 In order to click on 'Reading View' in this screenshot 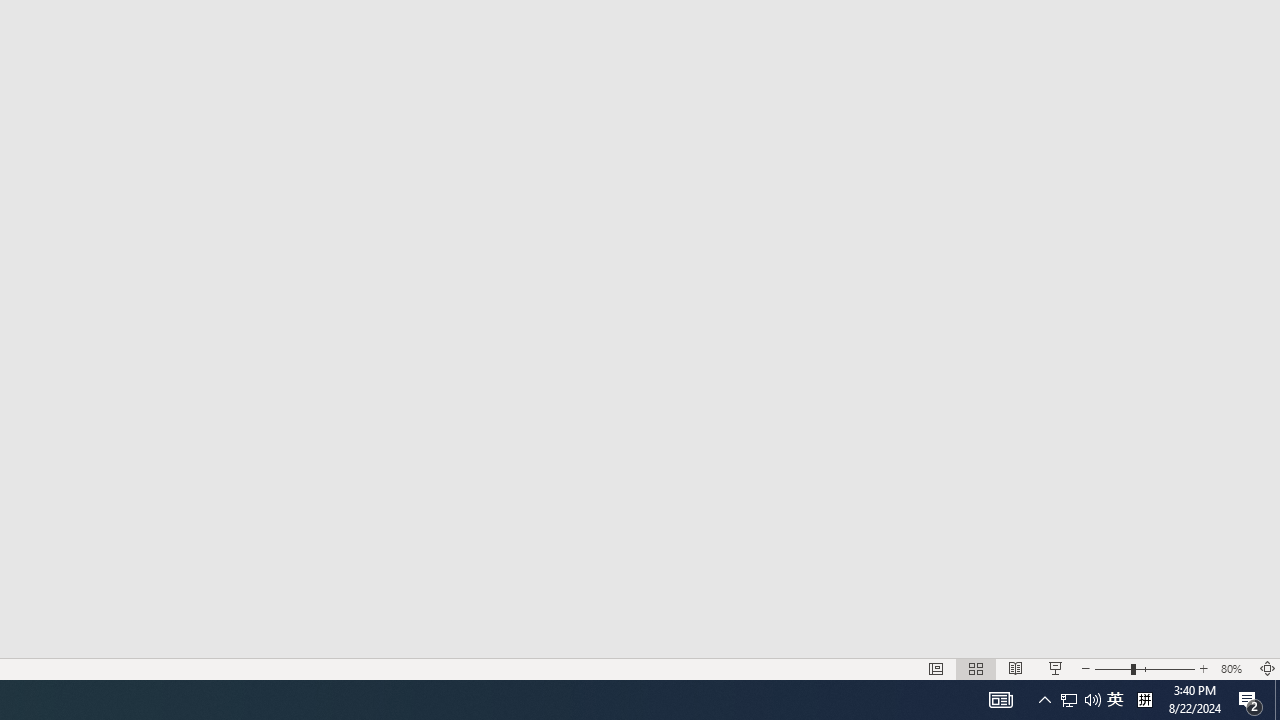, I will do `click(1015, 669)`.